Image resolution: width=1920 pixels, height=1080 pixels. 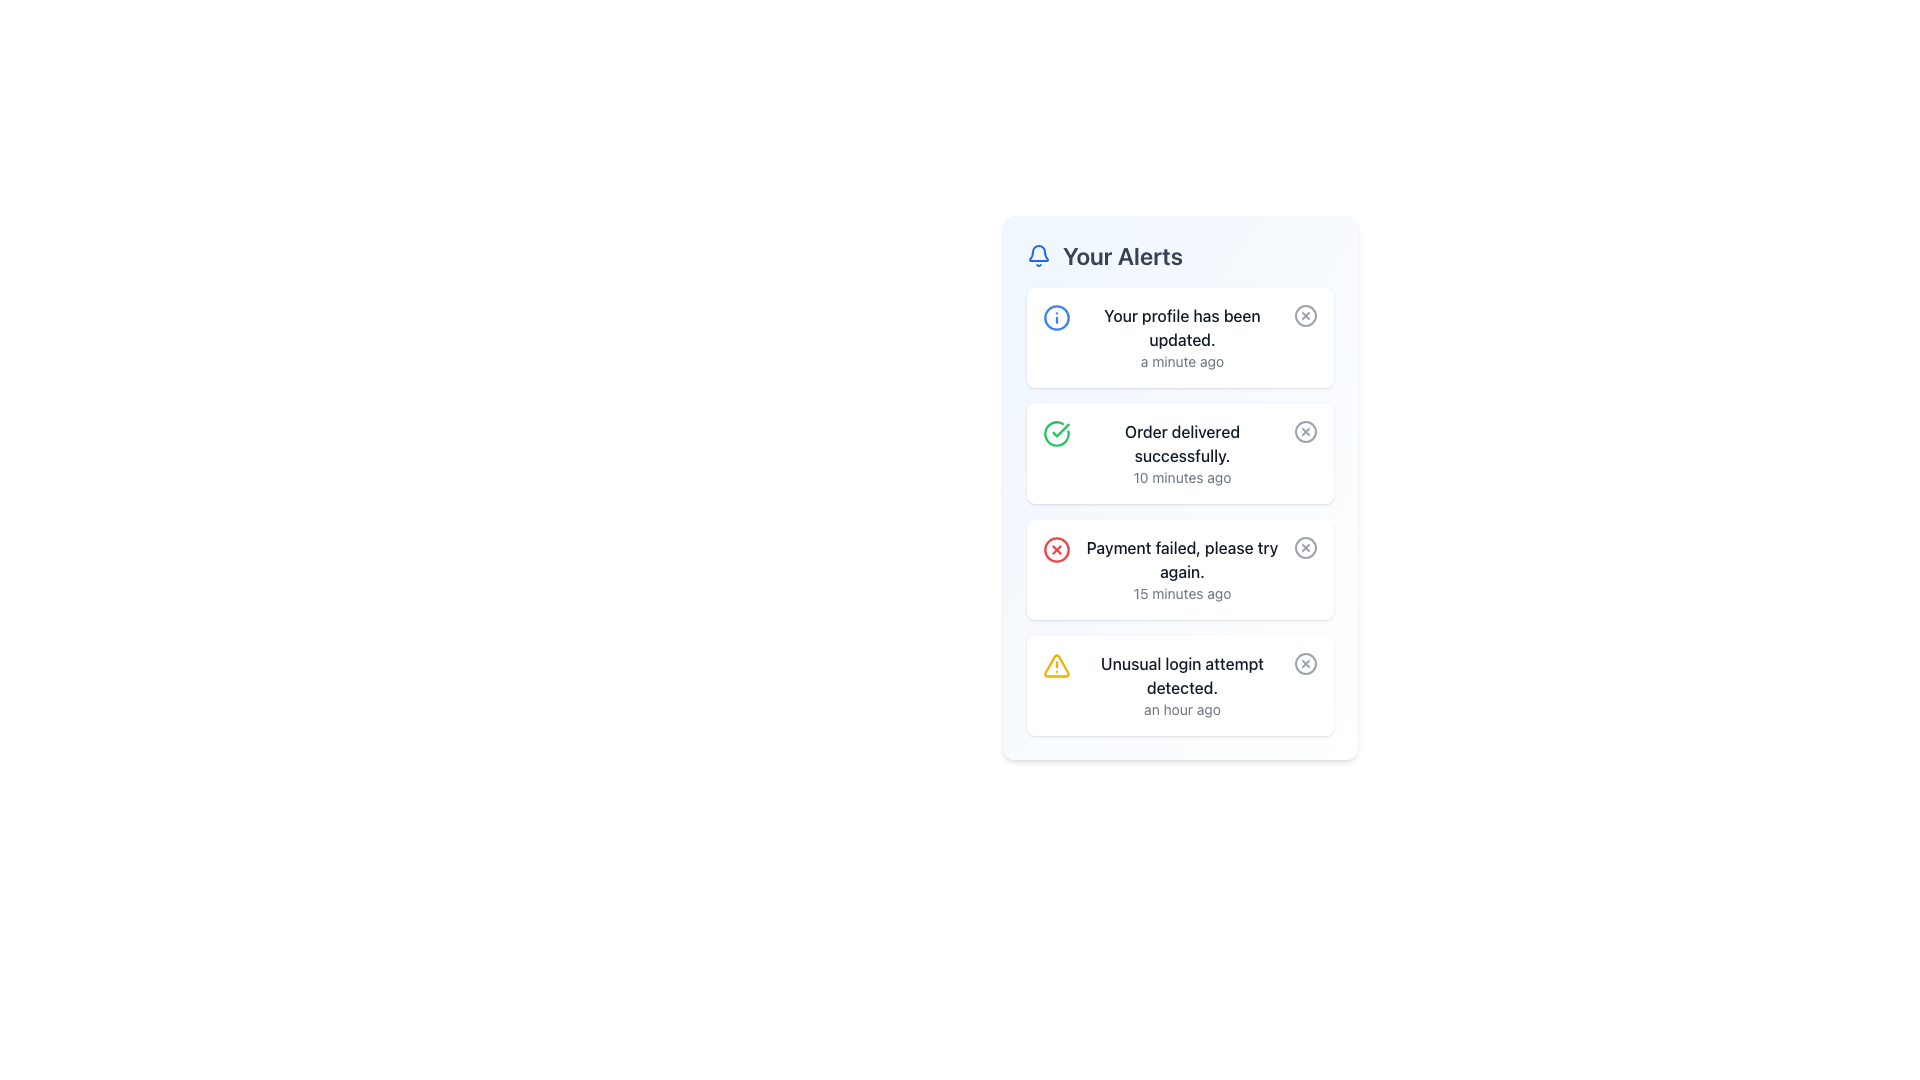 What do you see at coordinates (1182, 593) in the screenshot?
I see `the timestamp element located in the third notification of the 'Your Alerts' section, which informs the user about when the payment failure event occurred` at bounding box center [1182, 593].